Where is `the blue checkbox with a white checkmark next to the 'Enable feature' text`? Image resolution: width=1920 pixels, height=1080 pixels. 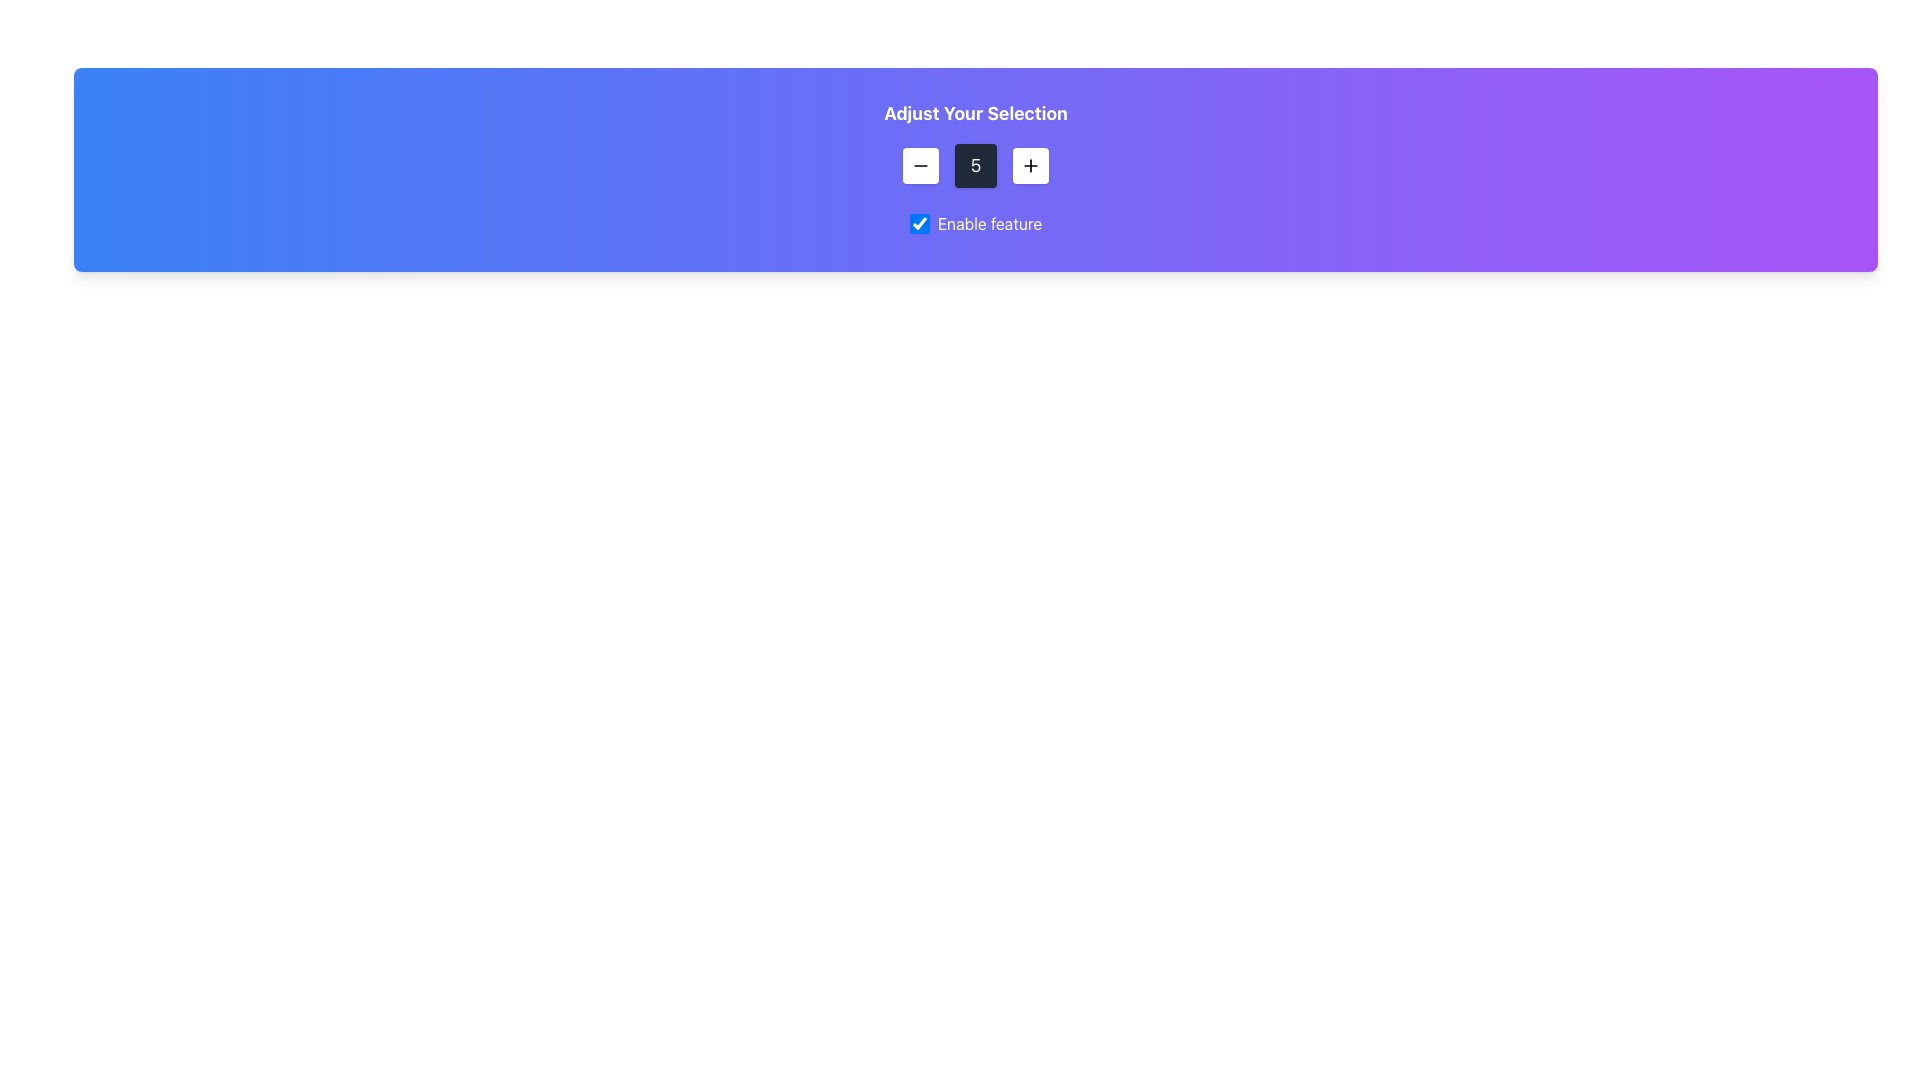
the blue checkbox with a white checkmark next to the 'Enable feature' text is located at coordinates (918, 223).